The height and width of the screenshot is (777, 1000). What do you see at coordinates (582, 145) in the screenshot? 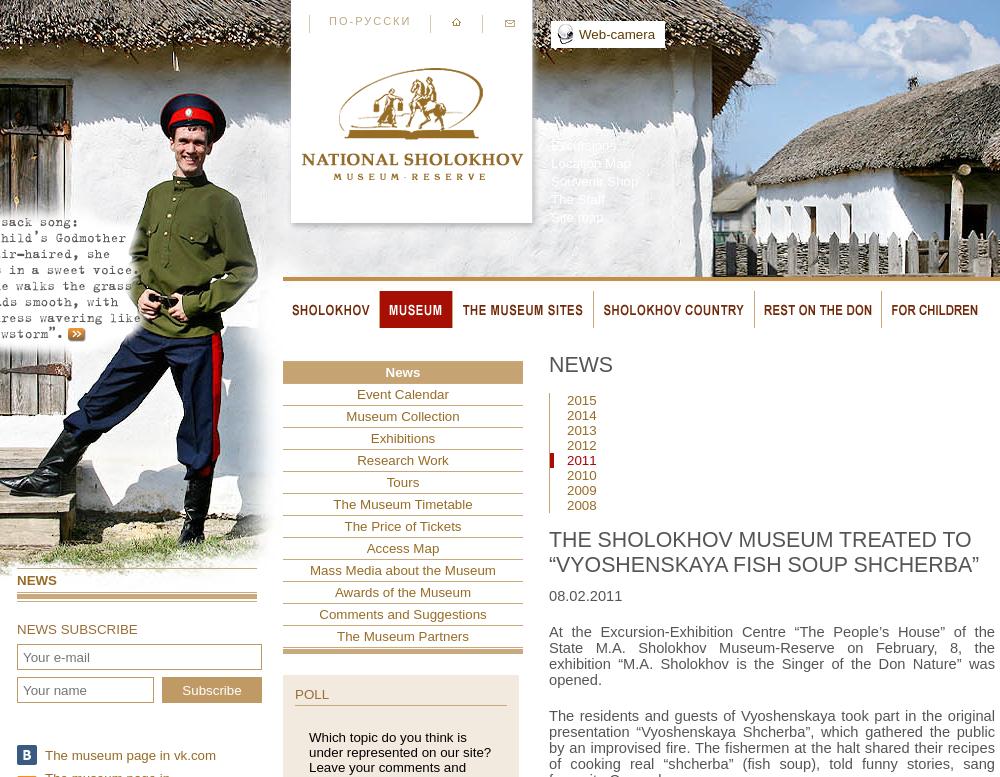
I see `'Excursions'` at bounding box center [582, 145].